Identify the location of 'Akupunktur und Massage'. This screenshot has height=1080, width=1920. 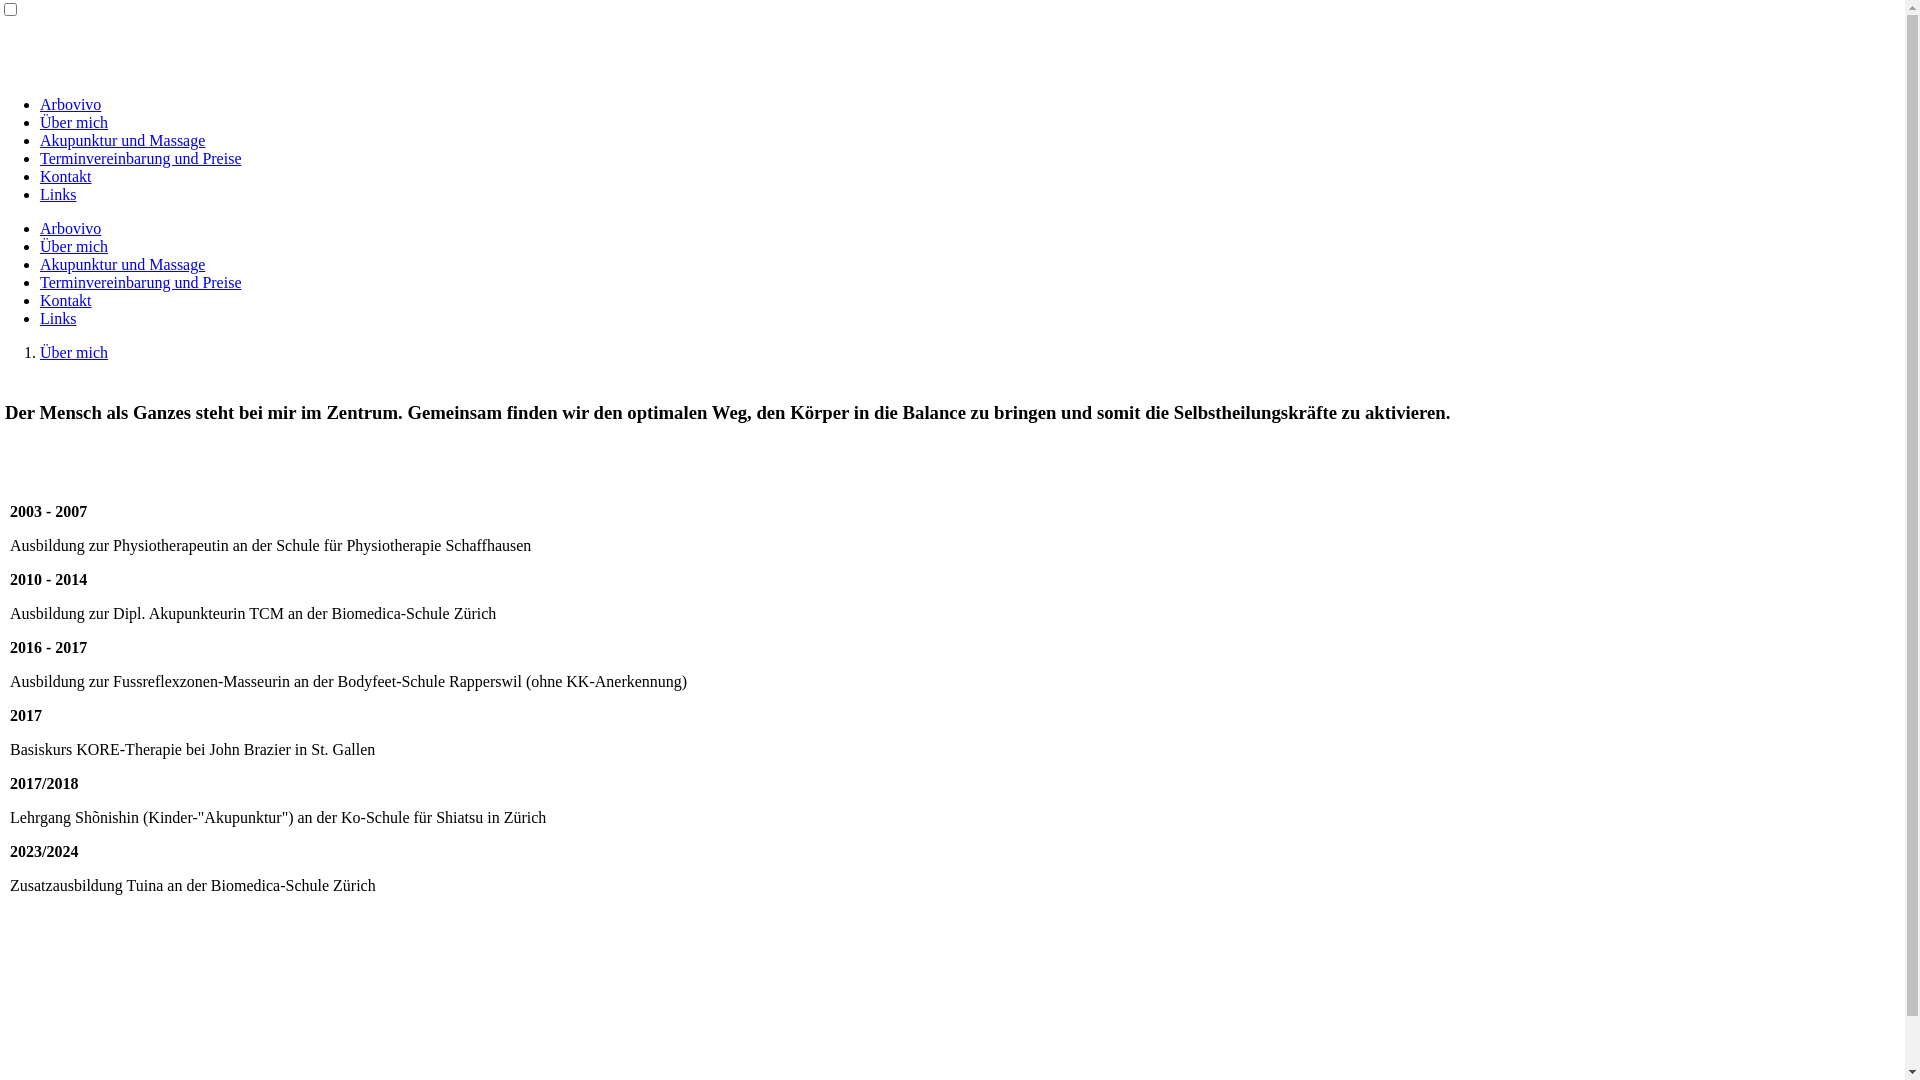
(121, 139).